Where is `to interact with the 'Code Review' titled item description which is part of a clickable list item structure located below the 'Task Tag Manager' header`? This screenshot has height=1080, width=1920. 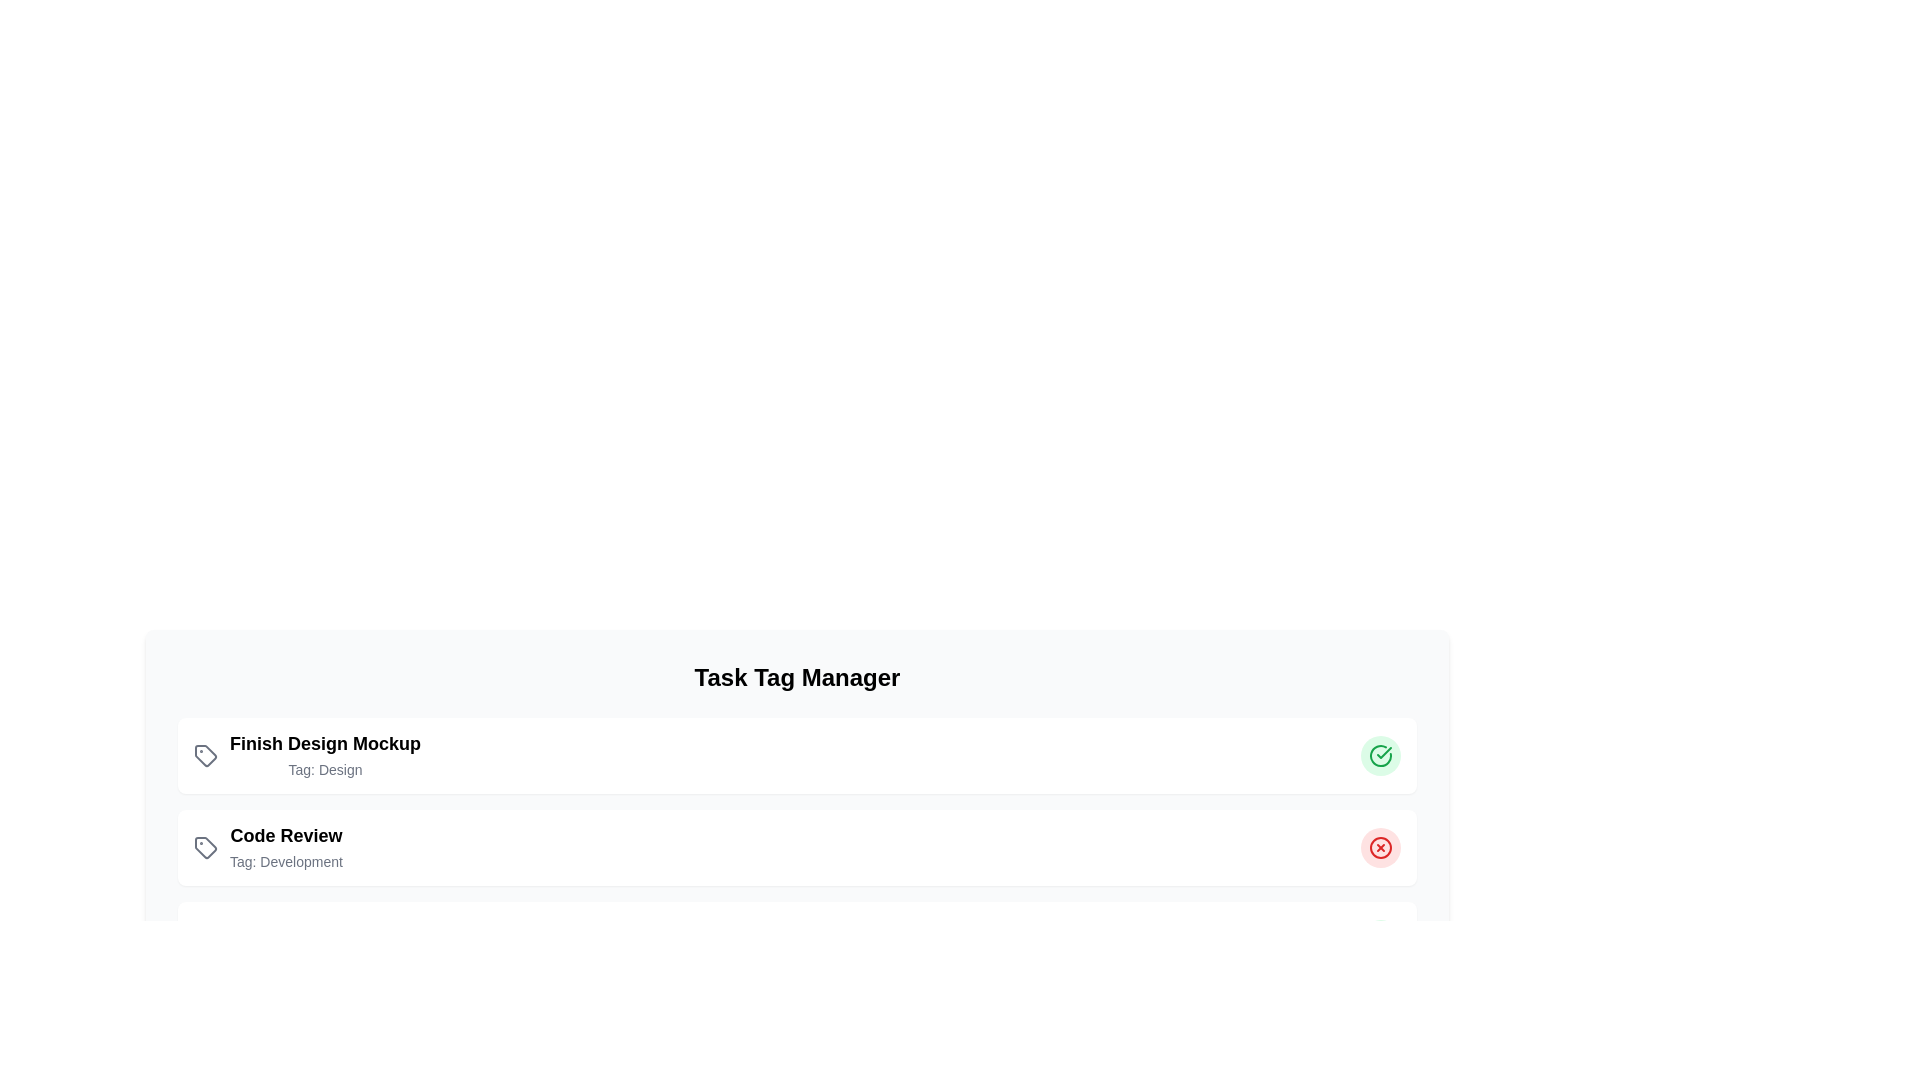
to interact with the 'Code Review' titled item description which is part of a clickable list item structure located below the 'Task Tag Manager' header is located at coordinates (285, 848).